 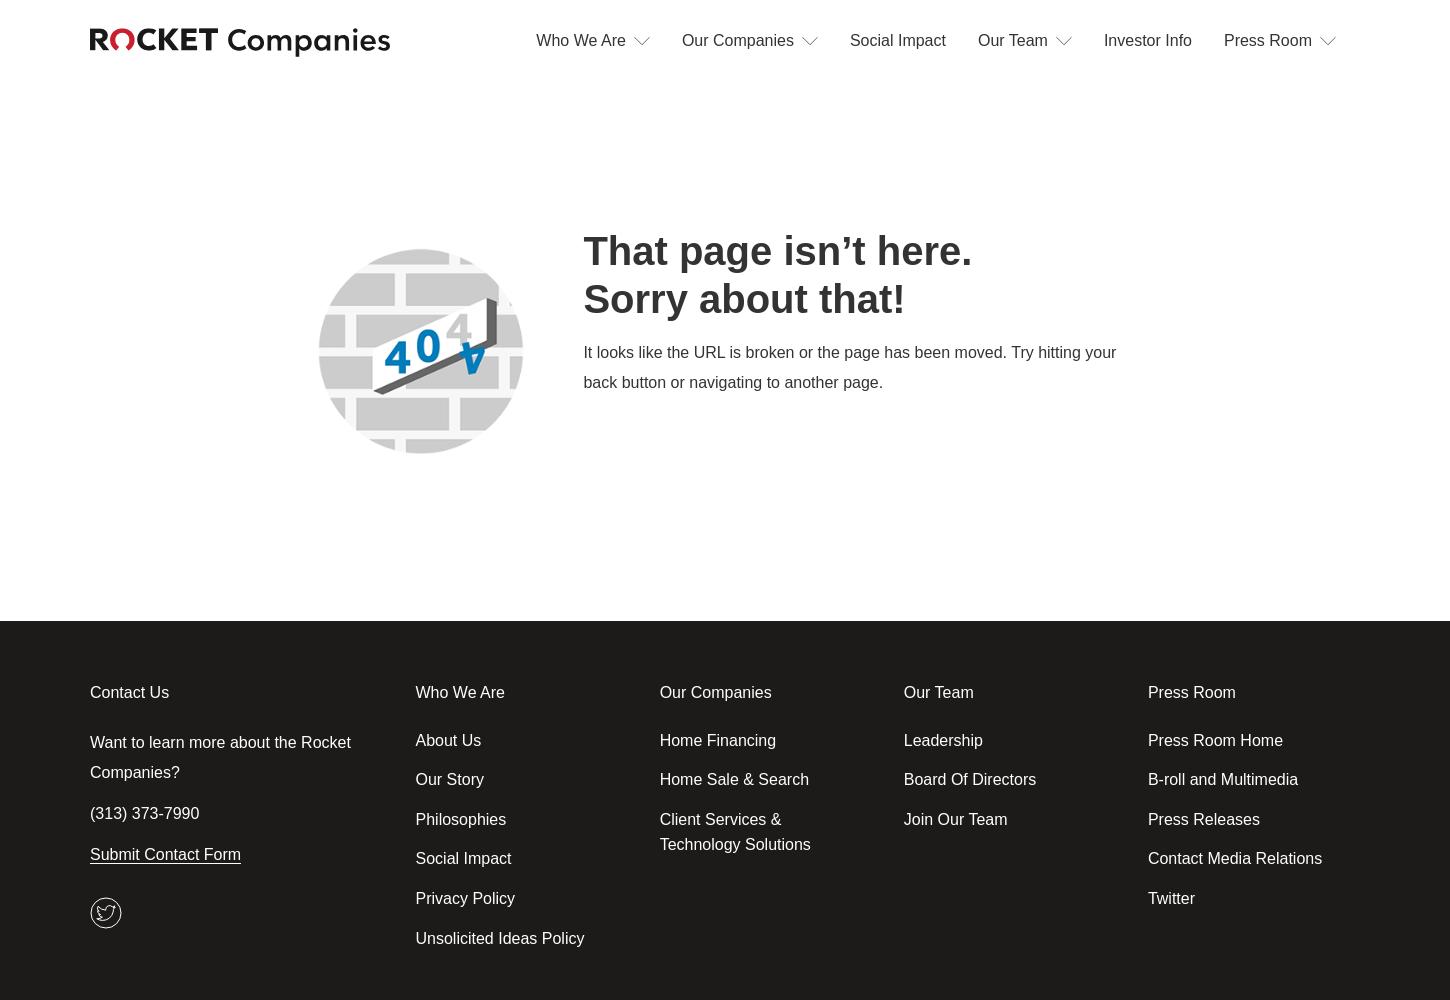 I want to click on 'Press Room Home', so click(x=1145, y=738).